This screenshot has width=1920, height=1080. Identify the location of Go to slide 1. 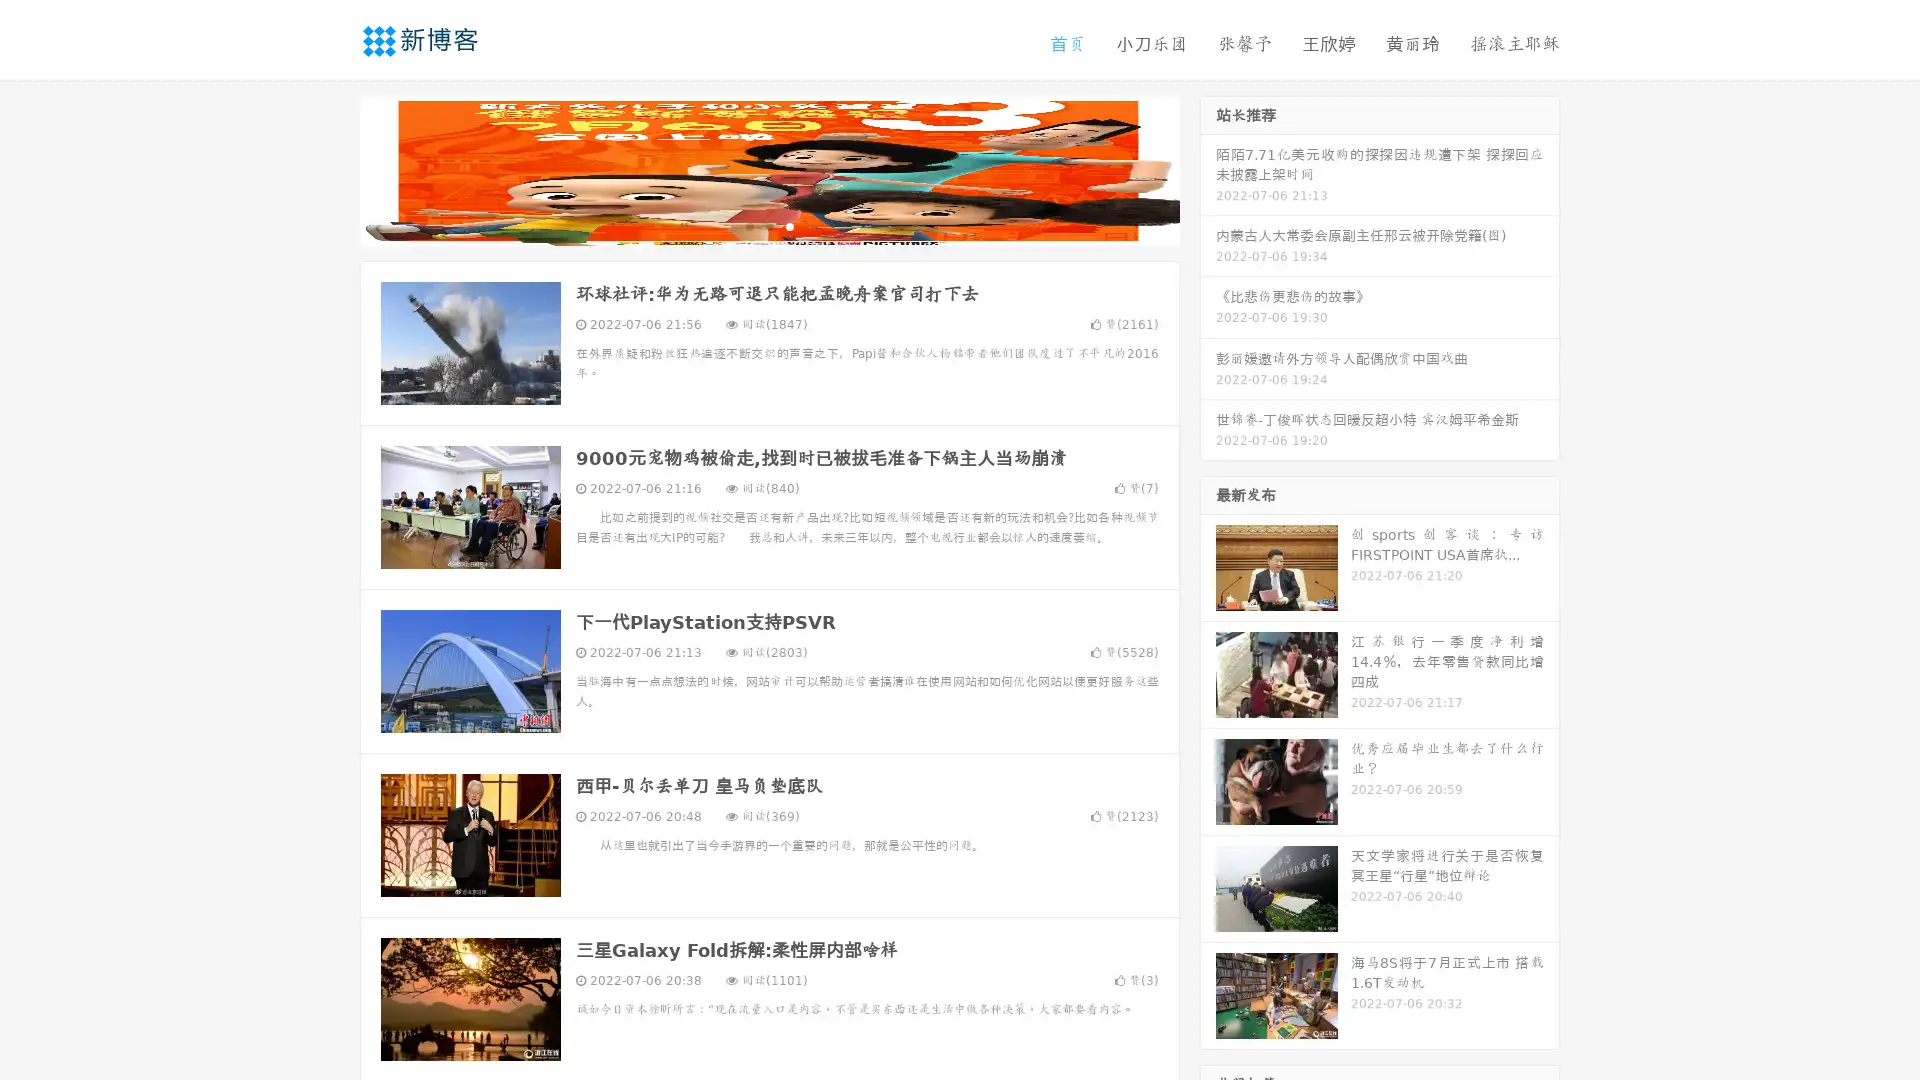
(748, 225).